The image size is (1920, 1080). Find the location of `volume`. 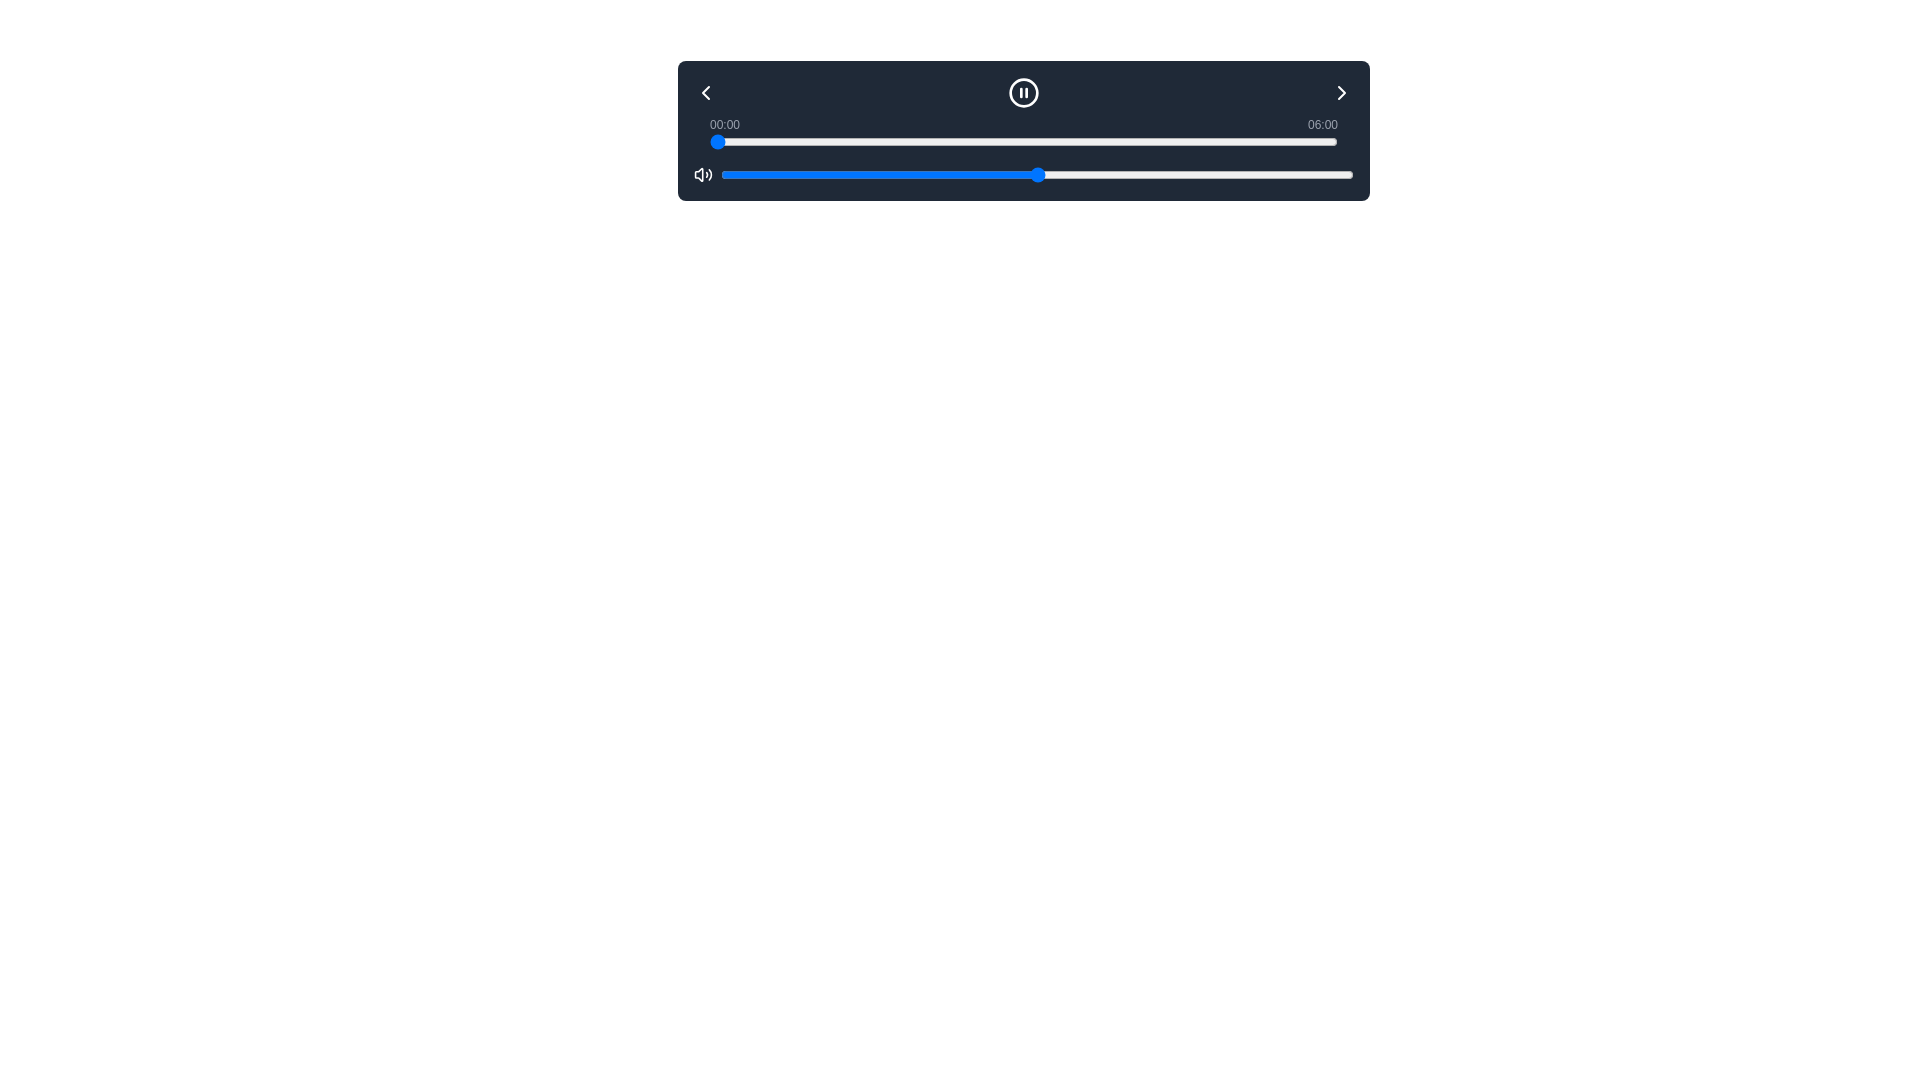

volume is located at coordinates (1264, 173).